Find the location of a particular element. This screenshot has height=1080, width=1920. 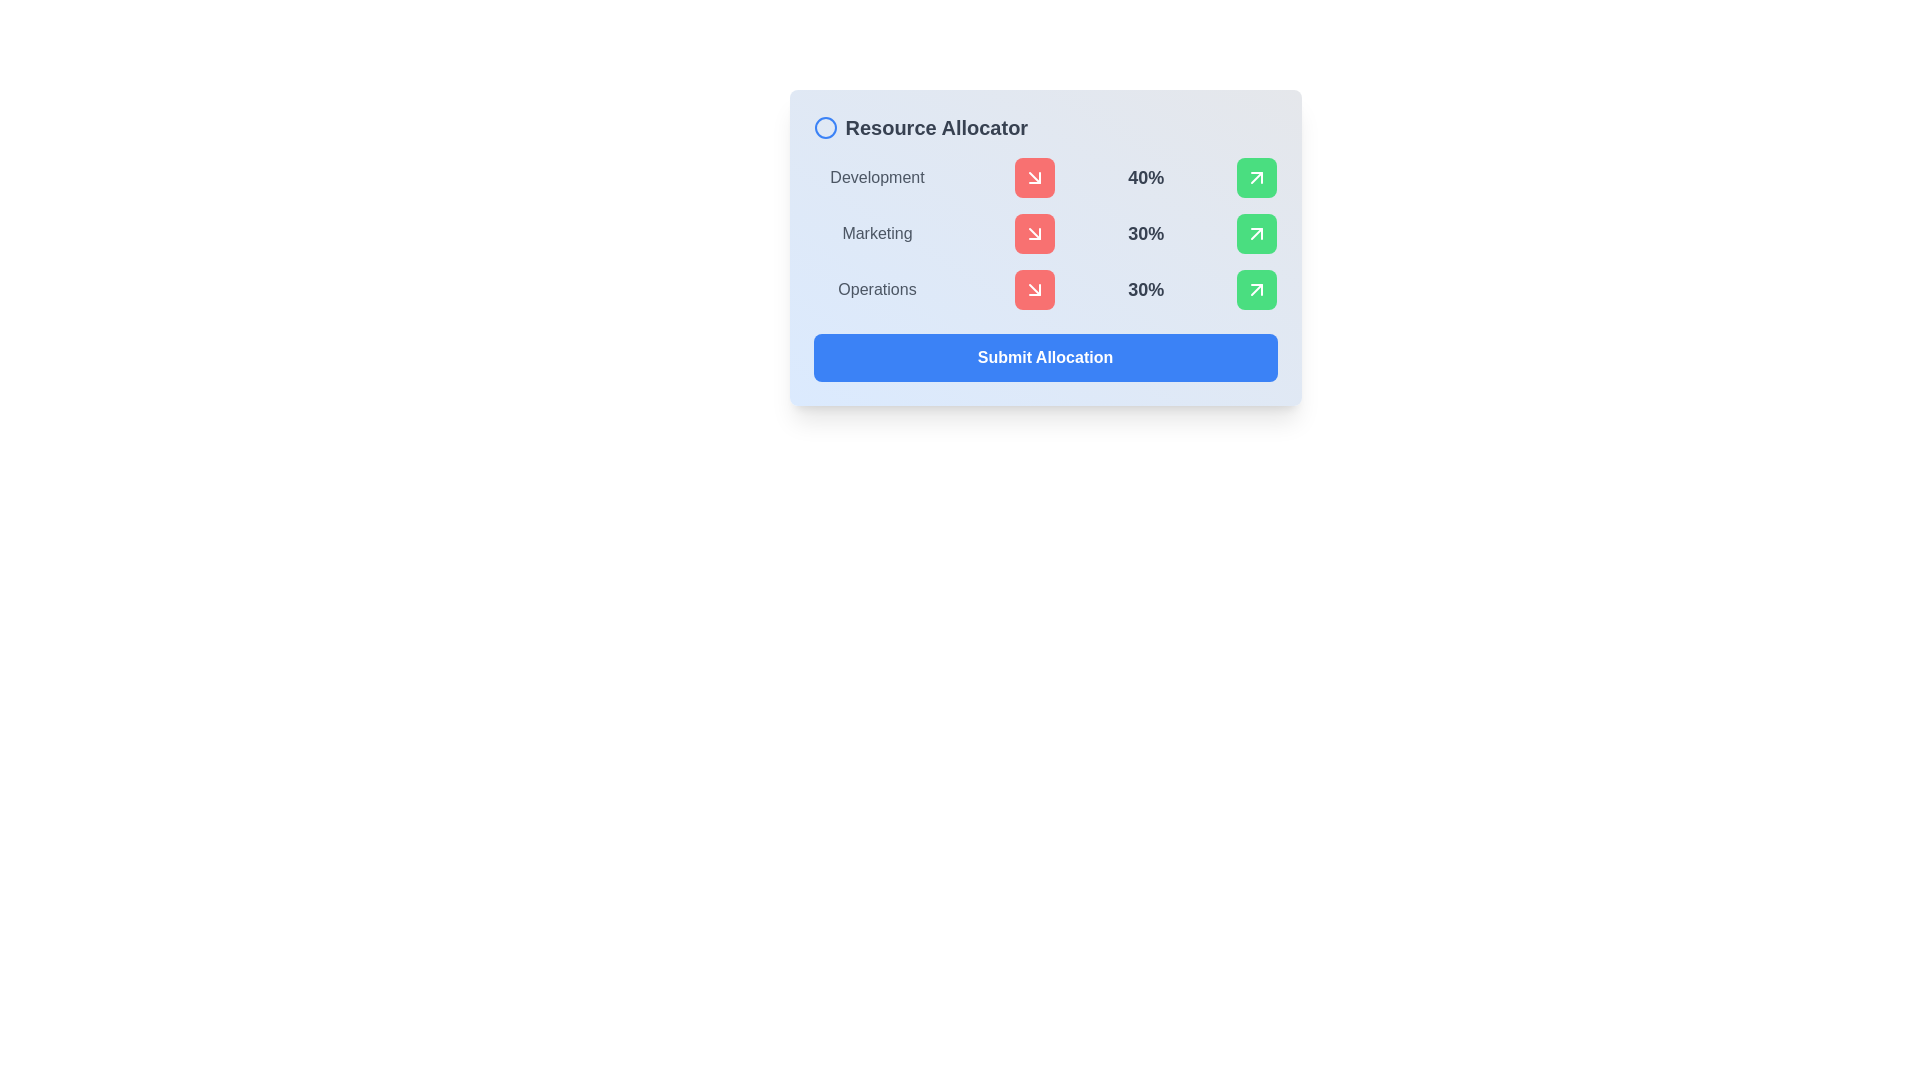

the 'Submit Allocation' button, which is a bright blue button with rounded corners and white bold text is located at coordinates (1044, 357).